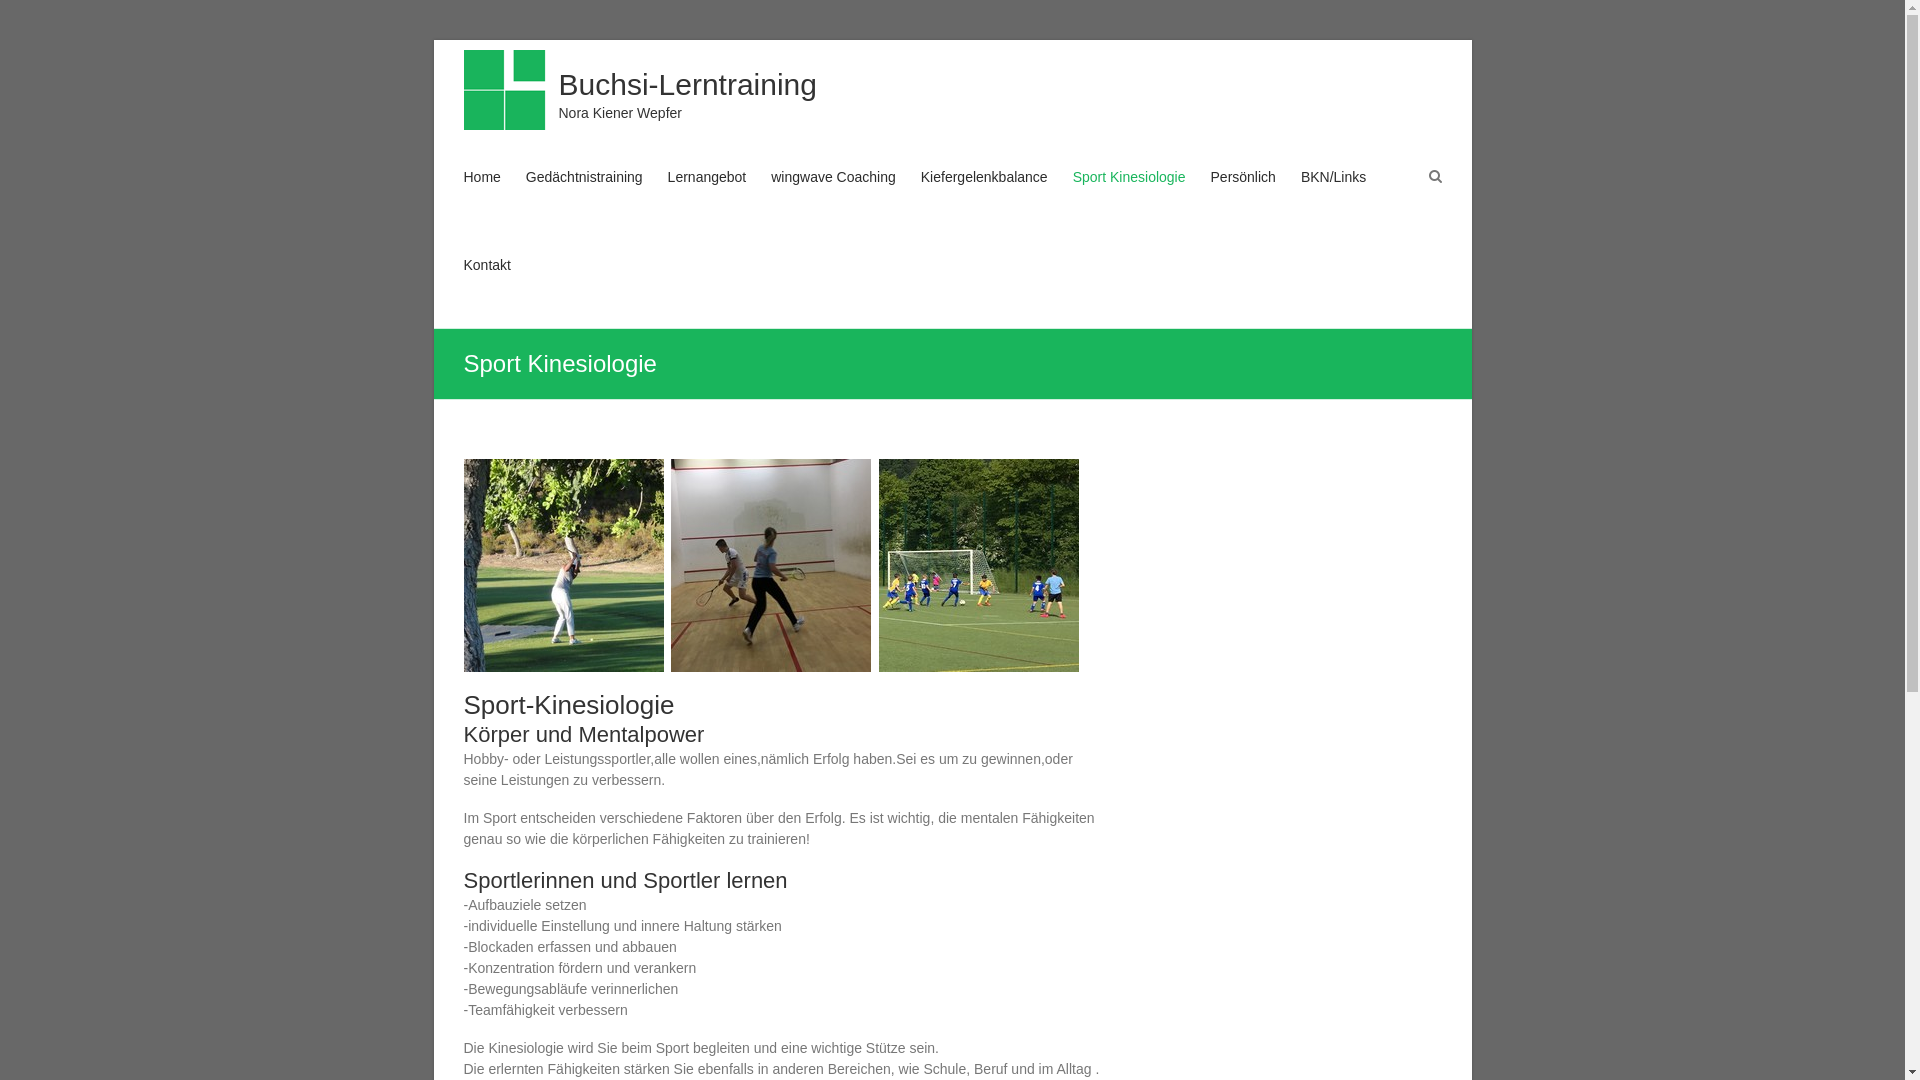 Image resolution: width=1920 pixels, height=1080 pixels. What do you see at coordinates (984, 196) in the screenshot?
I see `'Kiefergelenkbalance'` at bounding box center [984, 196].